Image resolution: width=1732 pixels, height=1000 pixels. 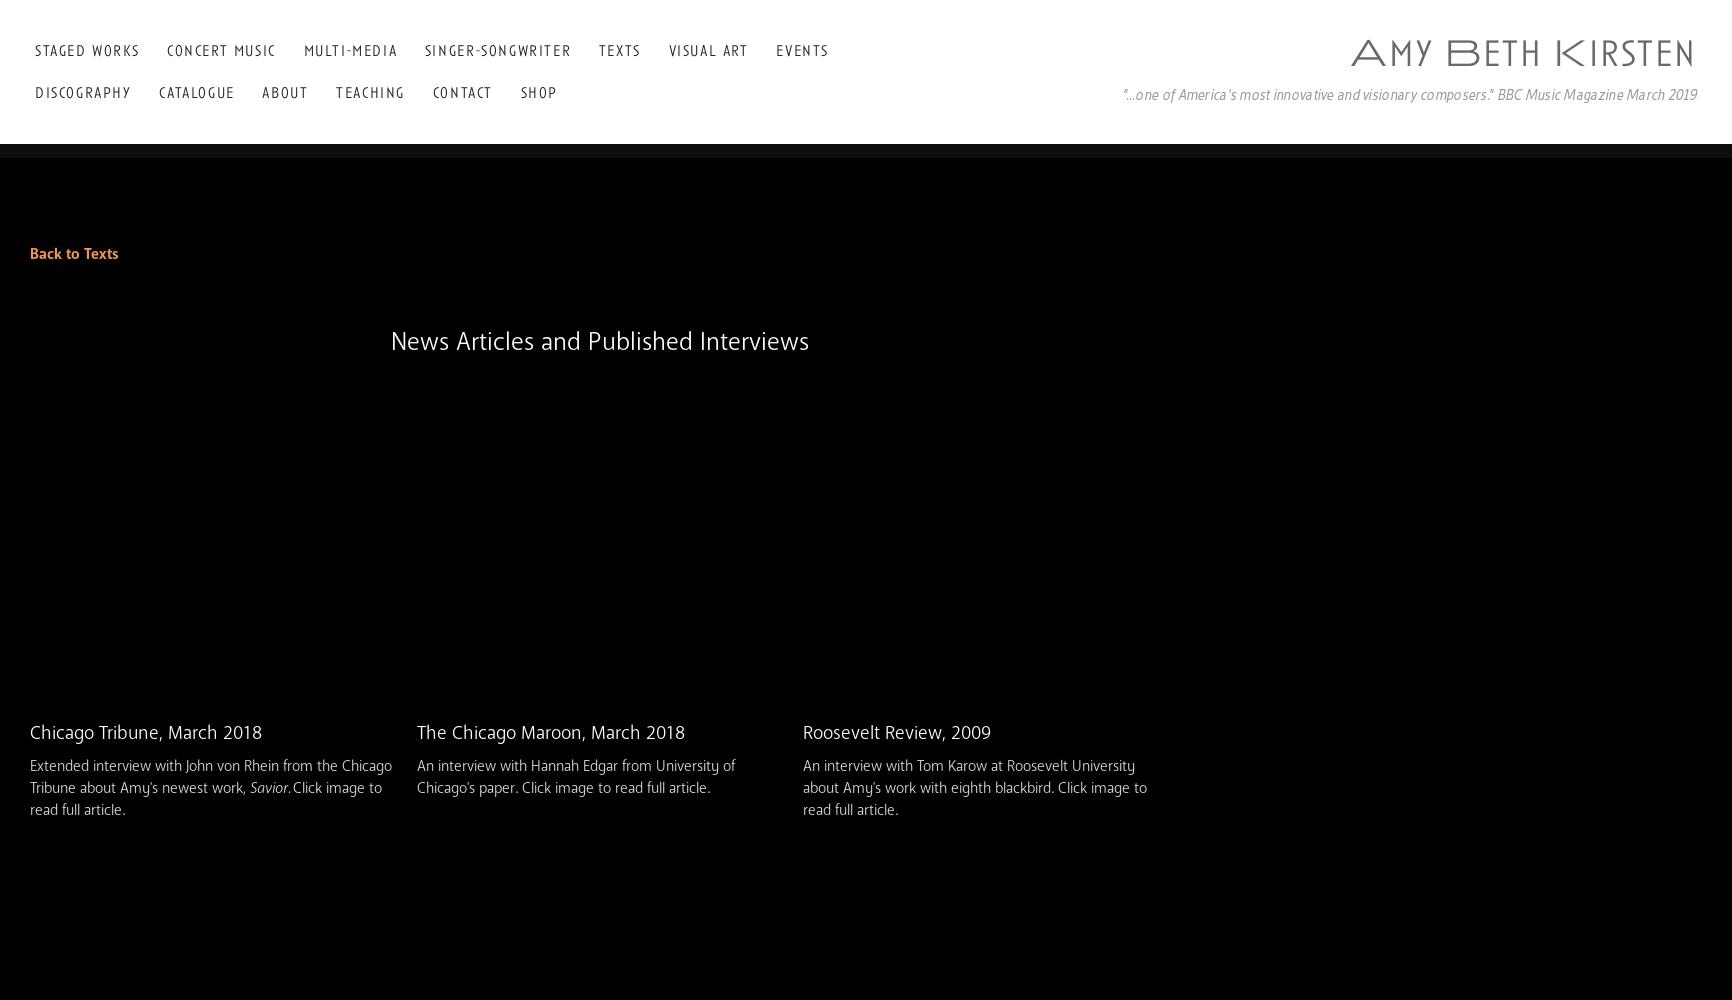 What do you see at coordinates (599, 340) in the screenshot?
I see `'News Articles and Published Interviews'` at bounding box center [599, 340].